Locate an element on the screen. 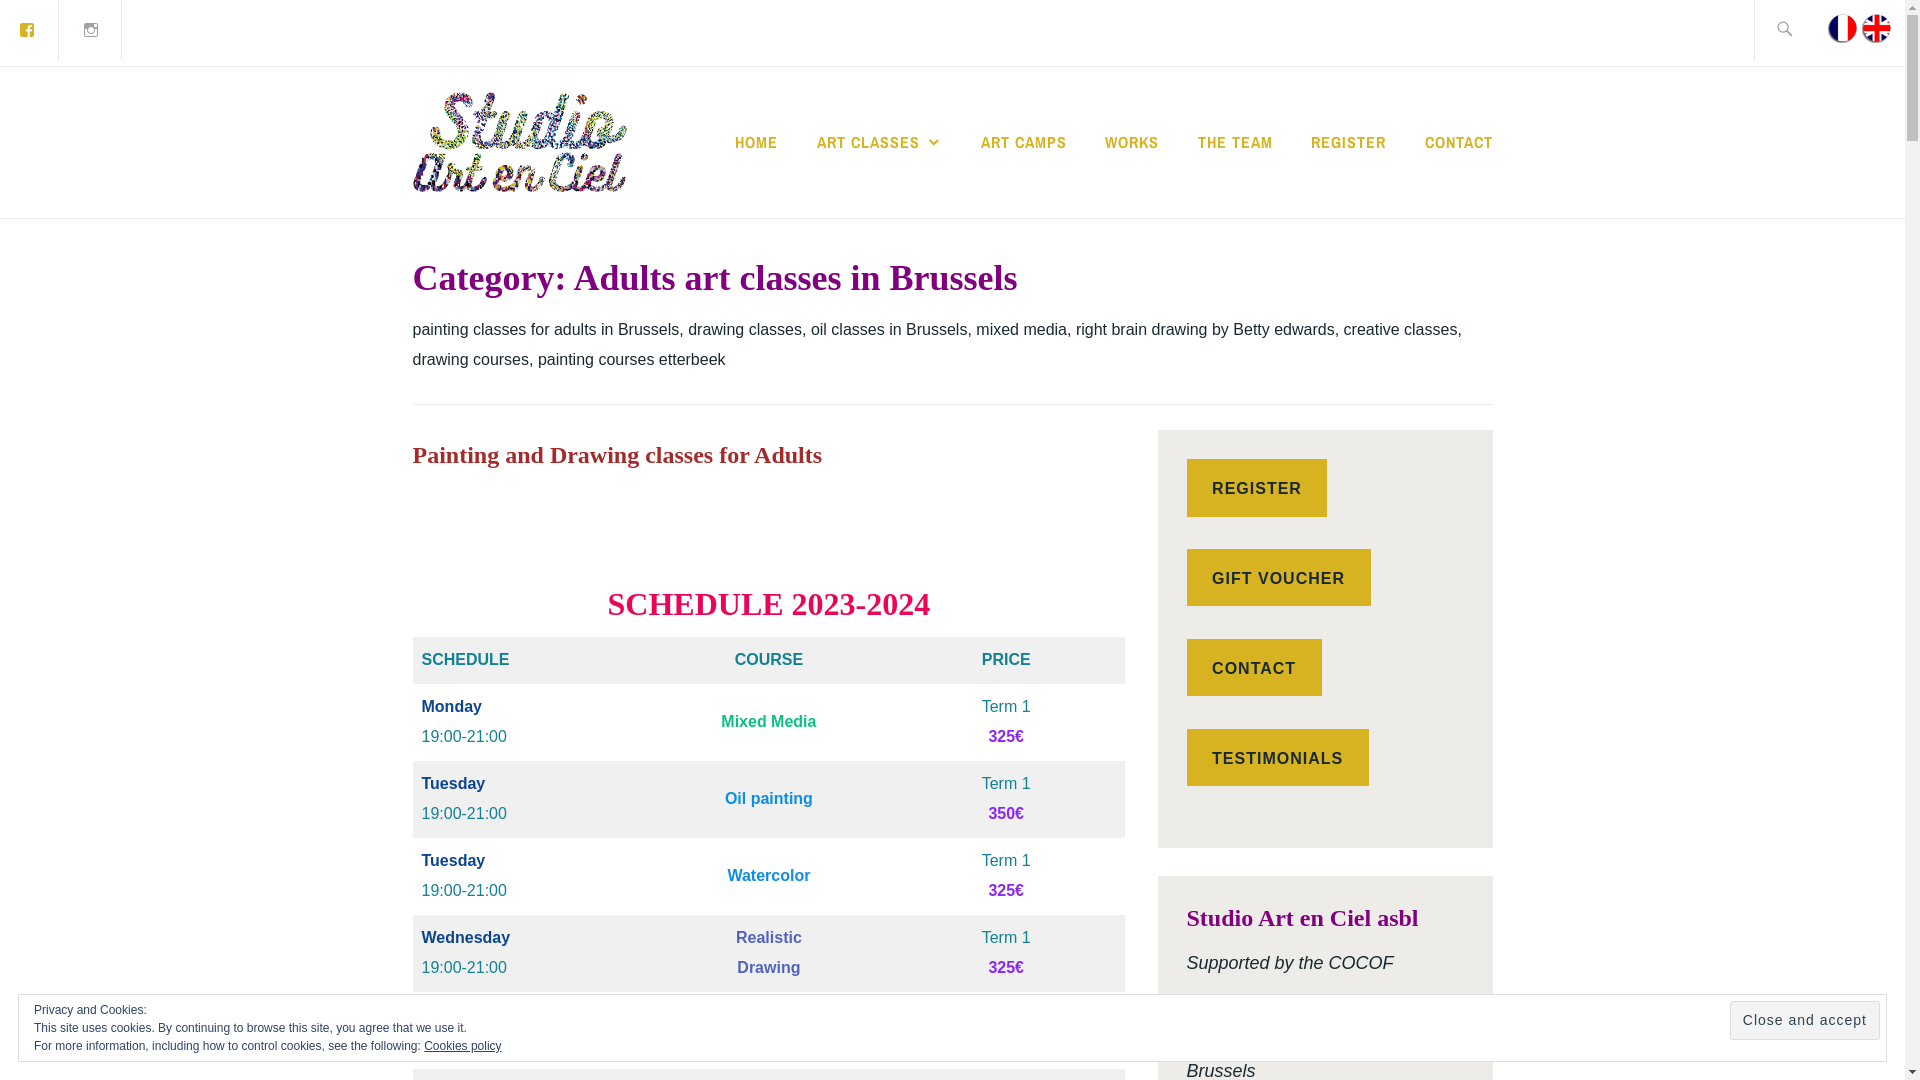 This screenshot has height=1080, width=1920. 'CONTACT' is located at coordinates (1252, 667).